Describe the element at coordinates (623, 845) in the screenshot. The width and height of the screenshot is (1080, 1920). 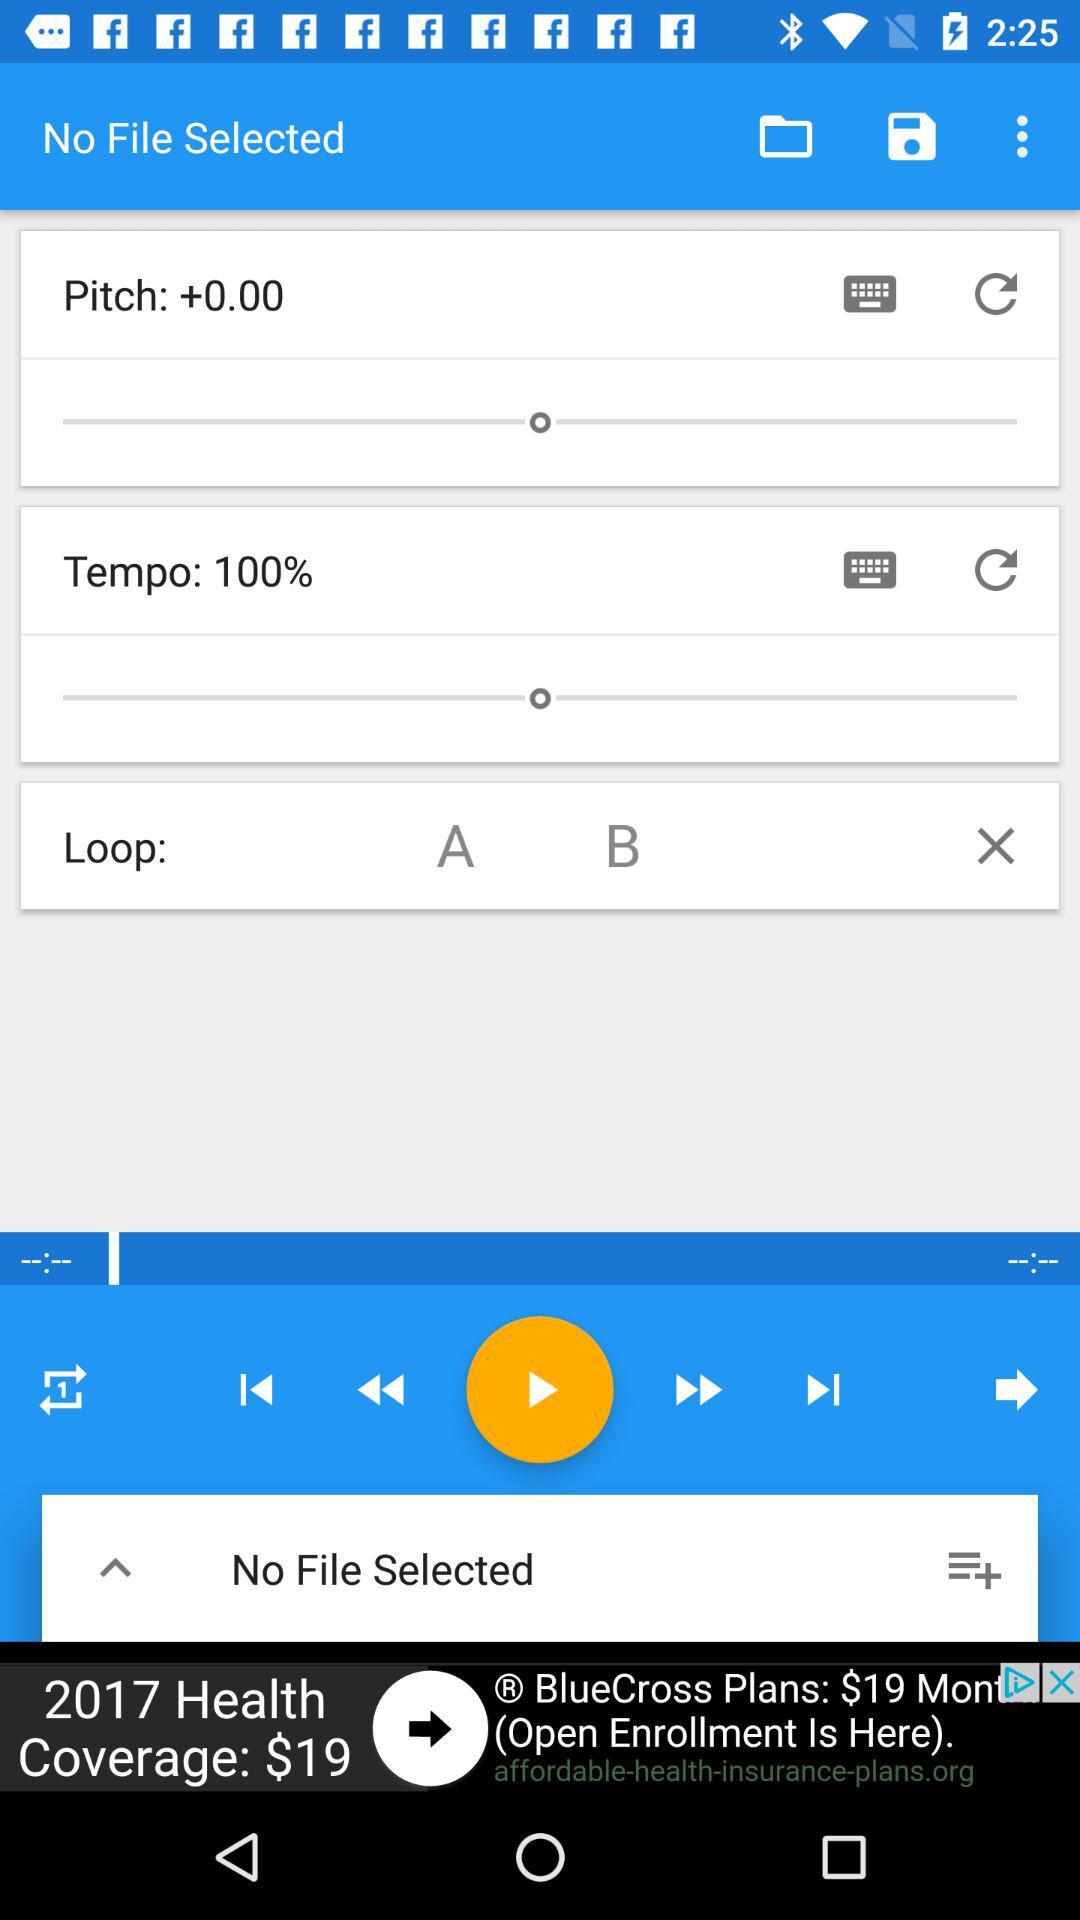
I see `loop b` at that location.